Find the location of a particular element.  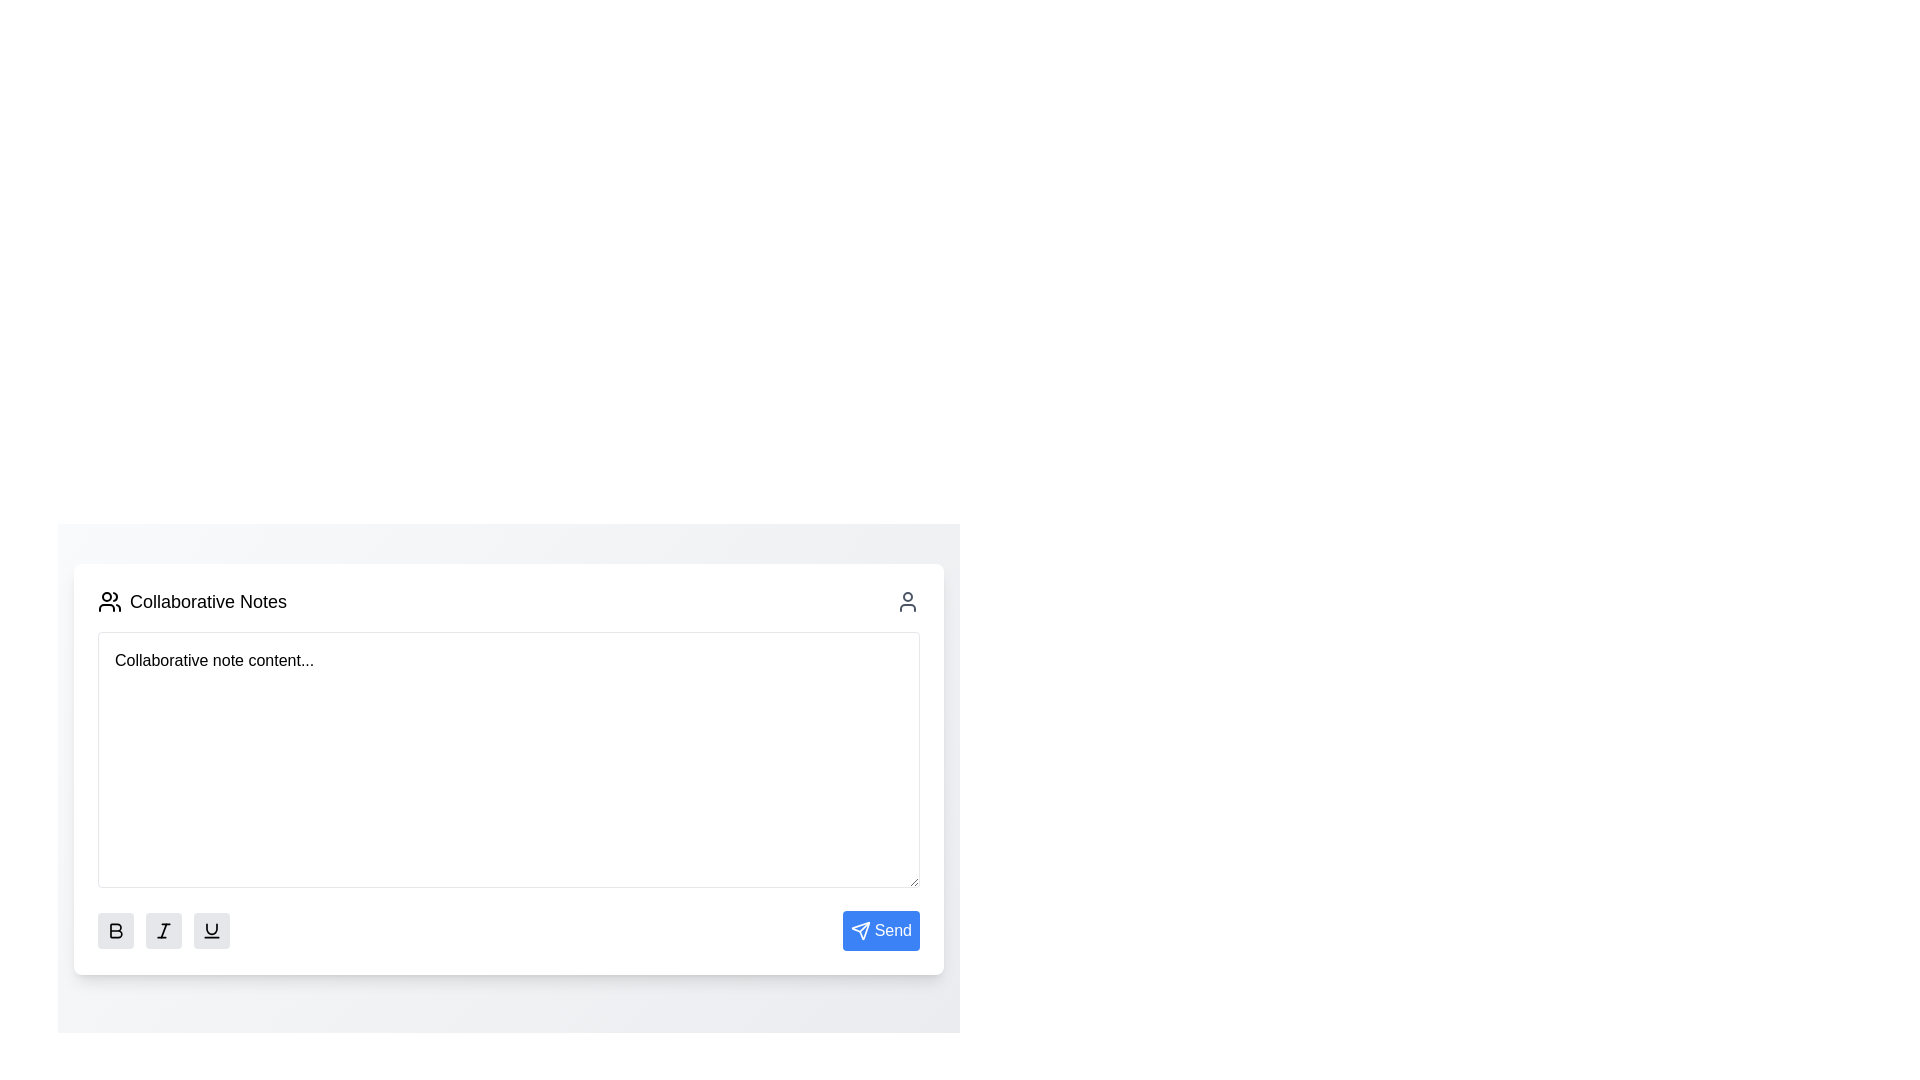

the 'Send' button in the Interactive panel is located at coordinates (508, 765).